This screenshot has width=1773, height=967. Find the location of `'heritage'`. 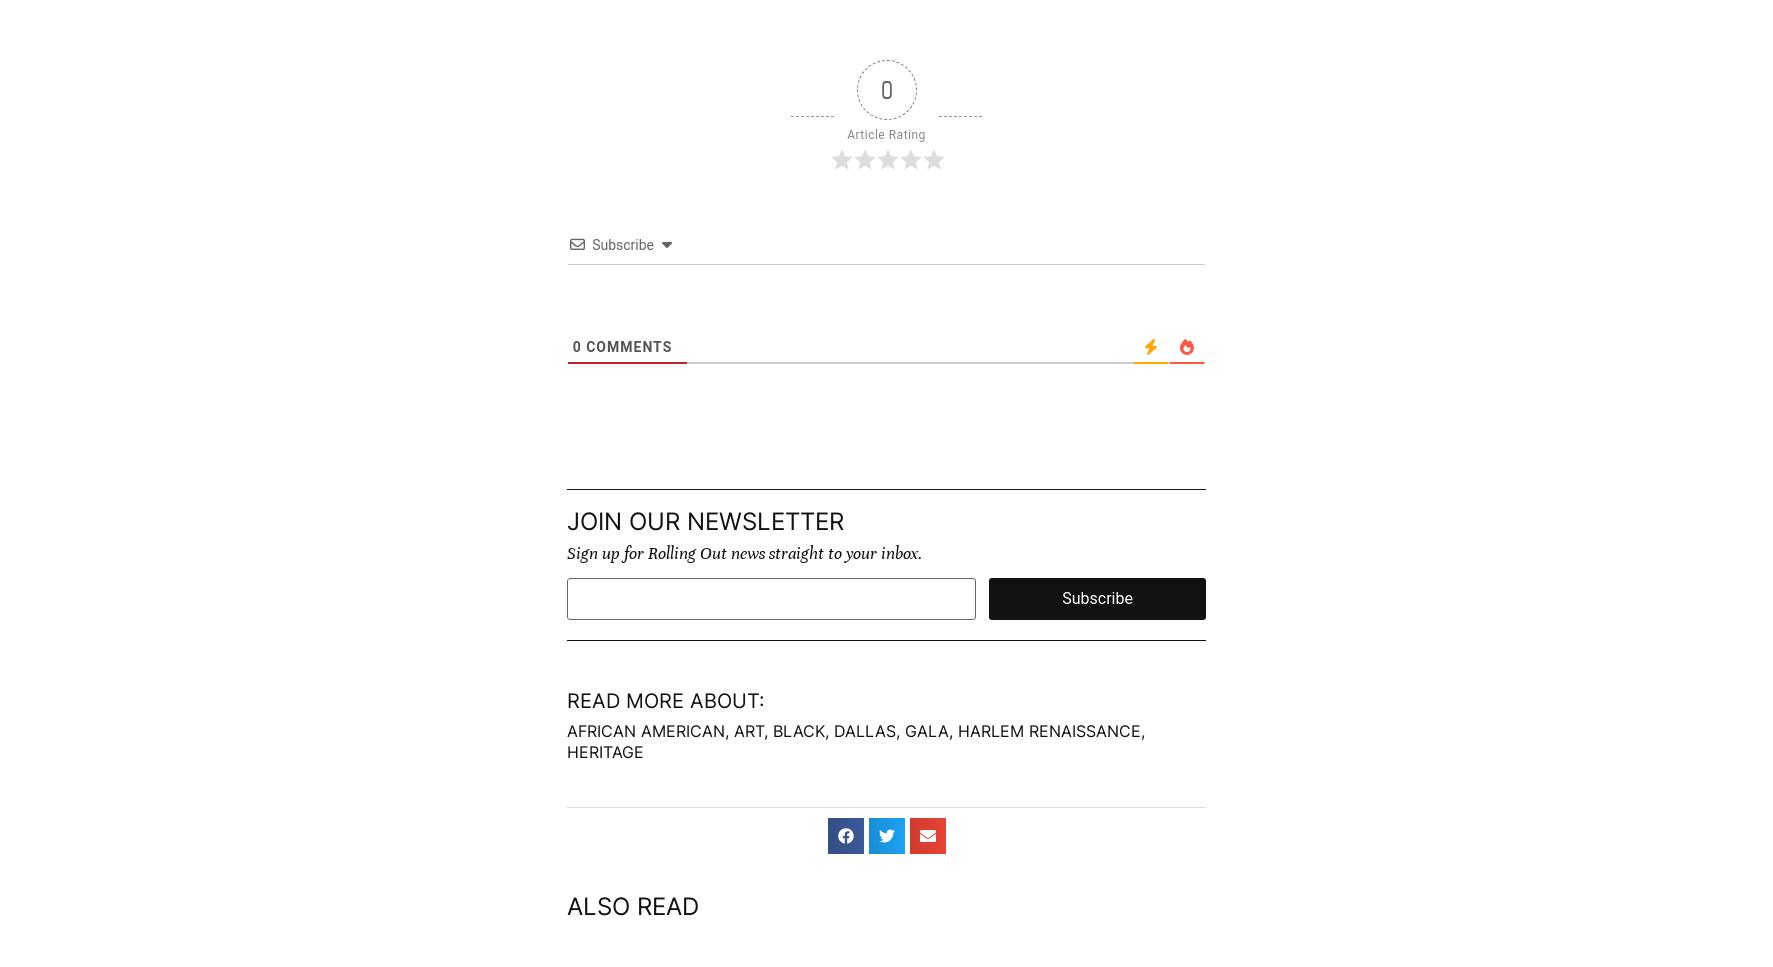

'heritage' is located at coordinates (565, 750).